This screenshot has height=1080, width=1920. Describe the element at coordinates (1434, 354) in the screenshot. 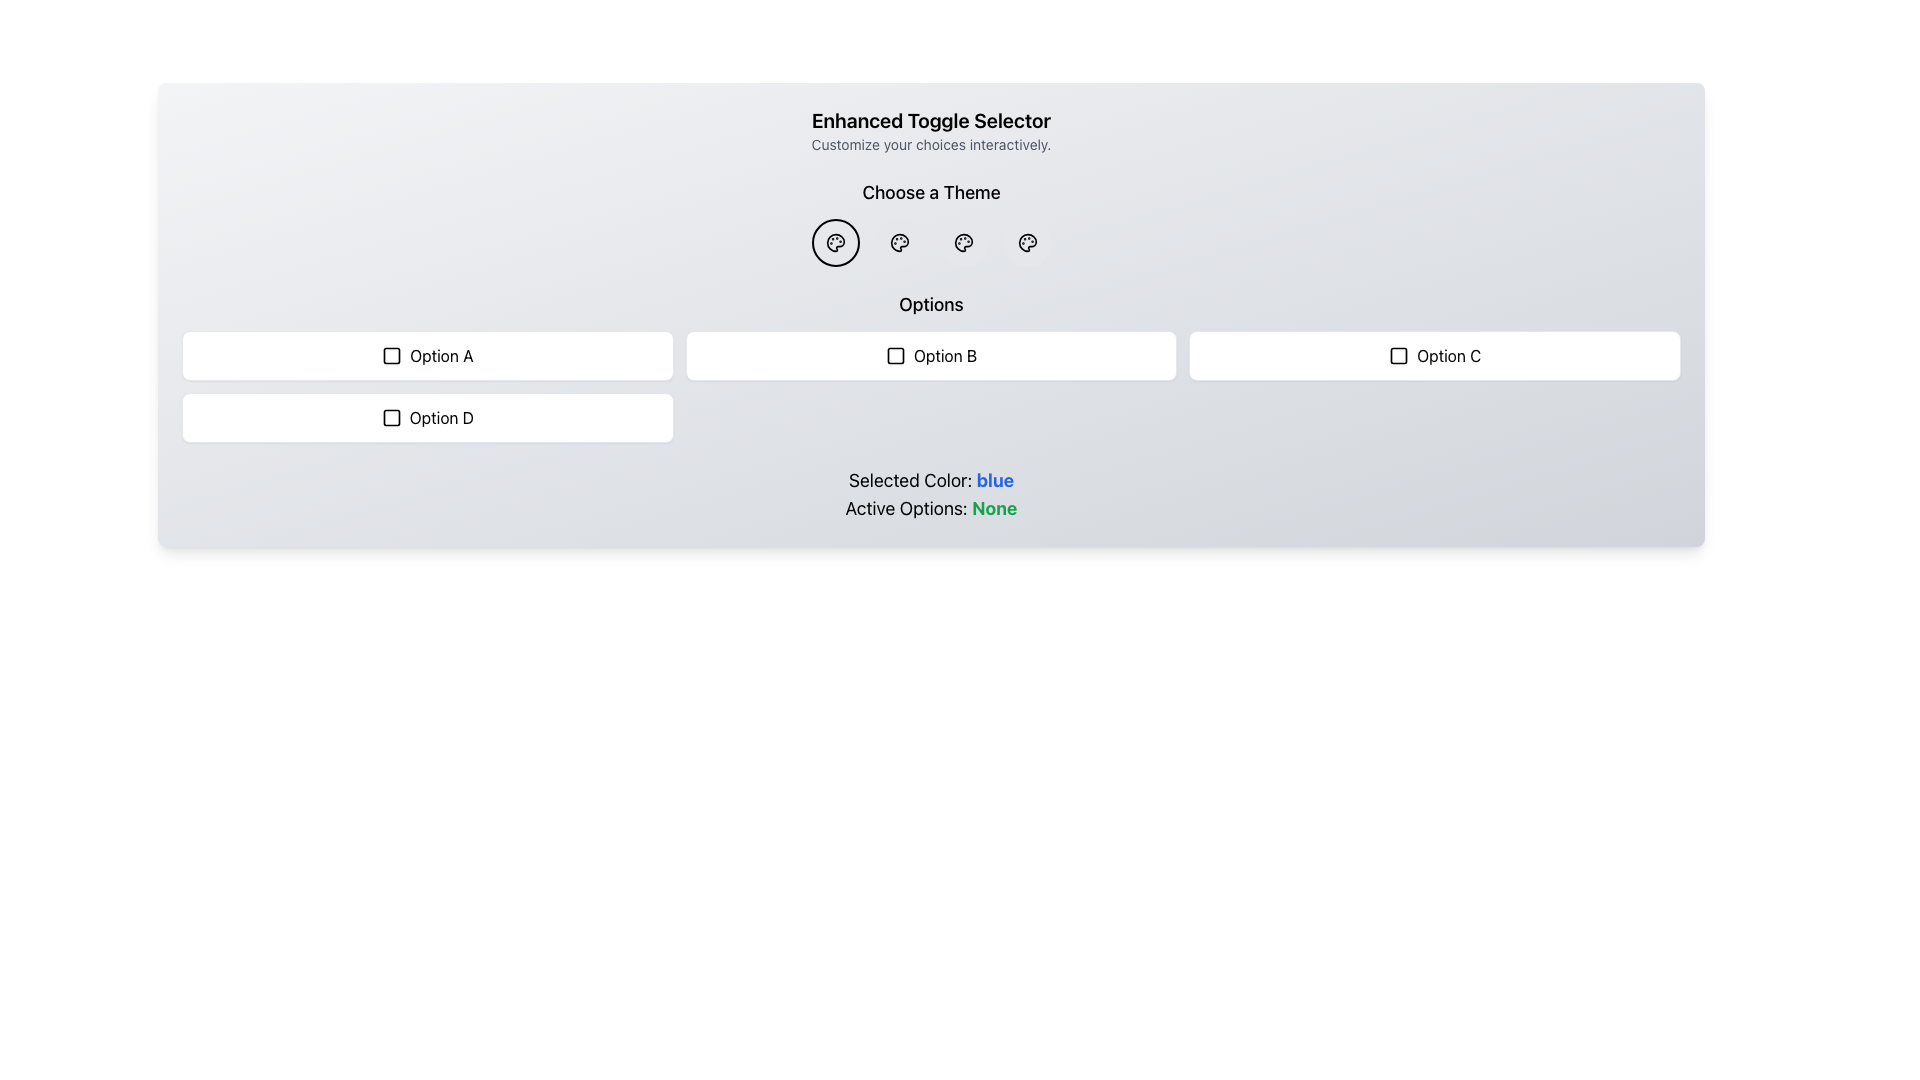

I see `the checkbox option labeled 'Option C' located in the third column of the 'Options' grid, positioned between 'Option B' and 'Option D'` at that location.